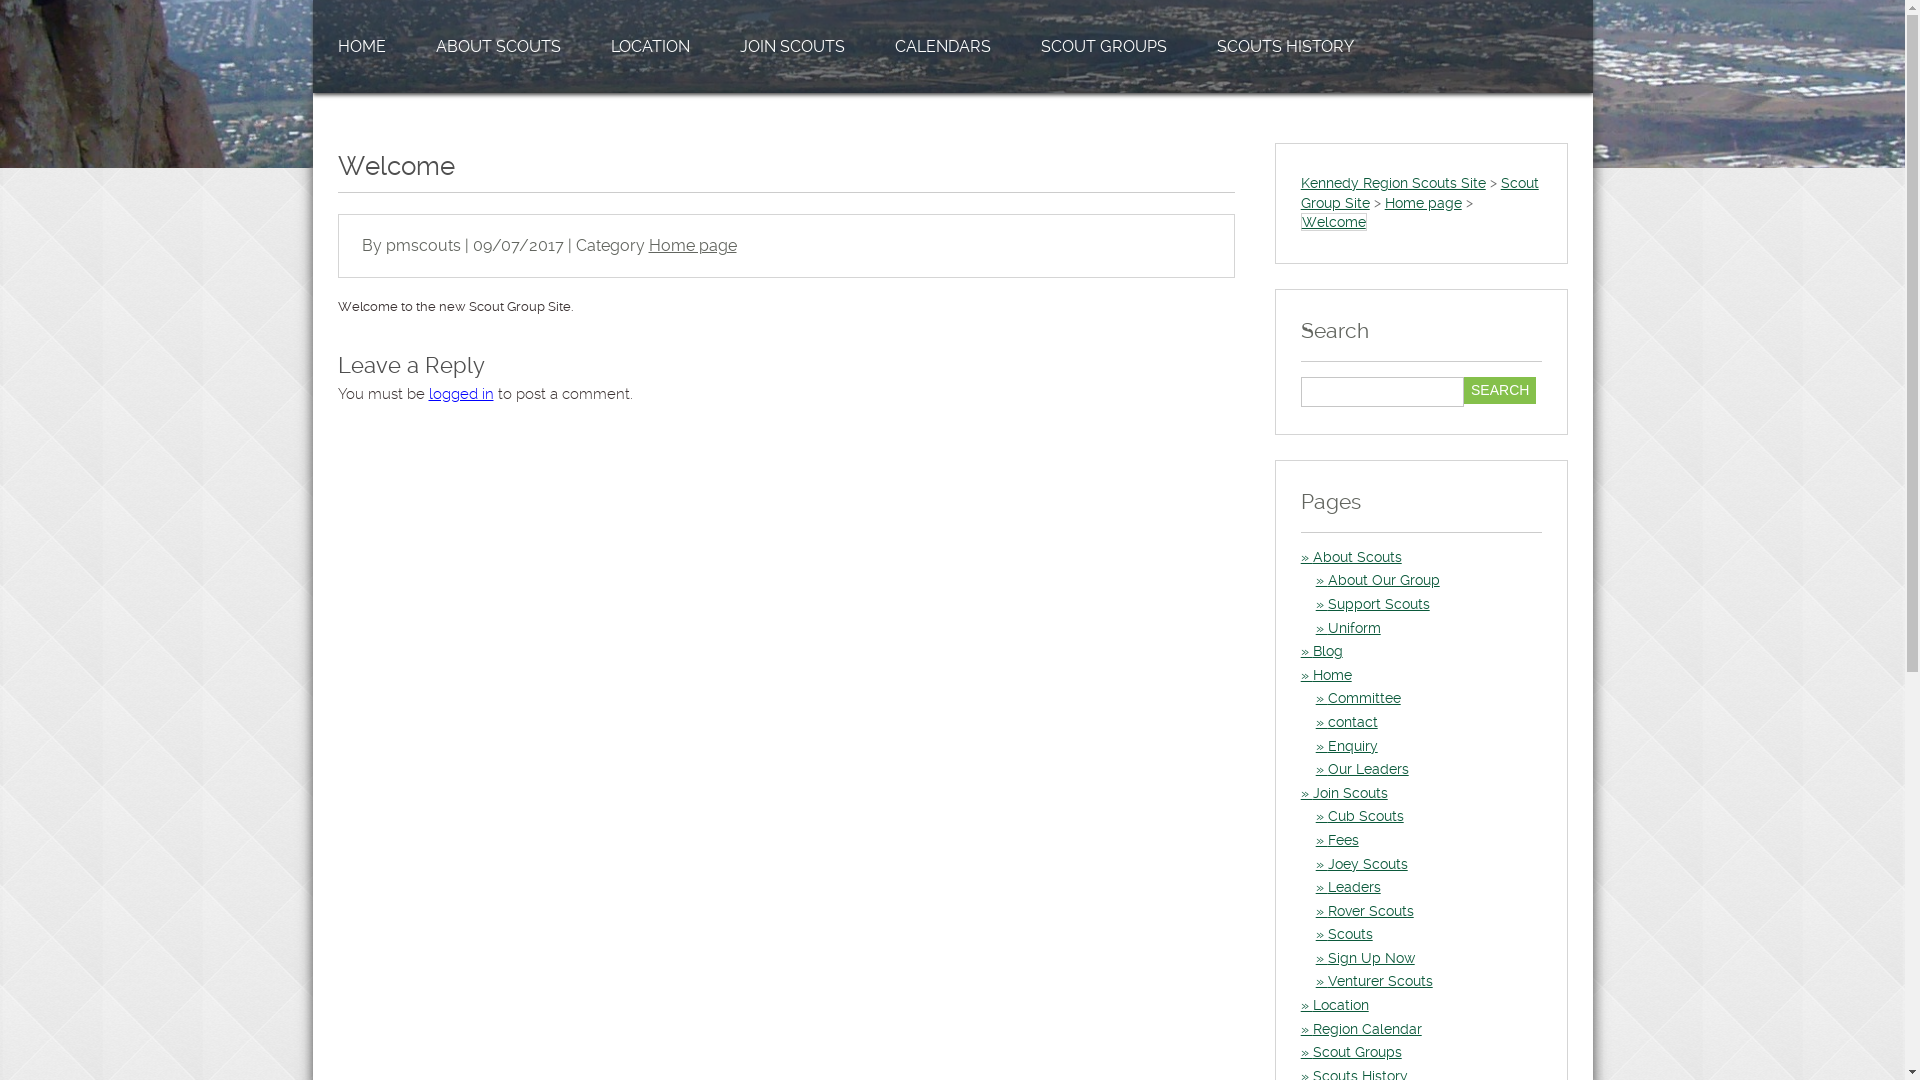 Image resolution: width=1920 pixels, height=1080 pixels. I want to click on 'Search', so click(1464, 390).